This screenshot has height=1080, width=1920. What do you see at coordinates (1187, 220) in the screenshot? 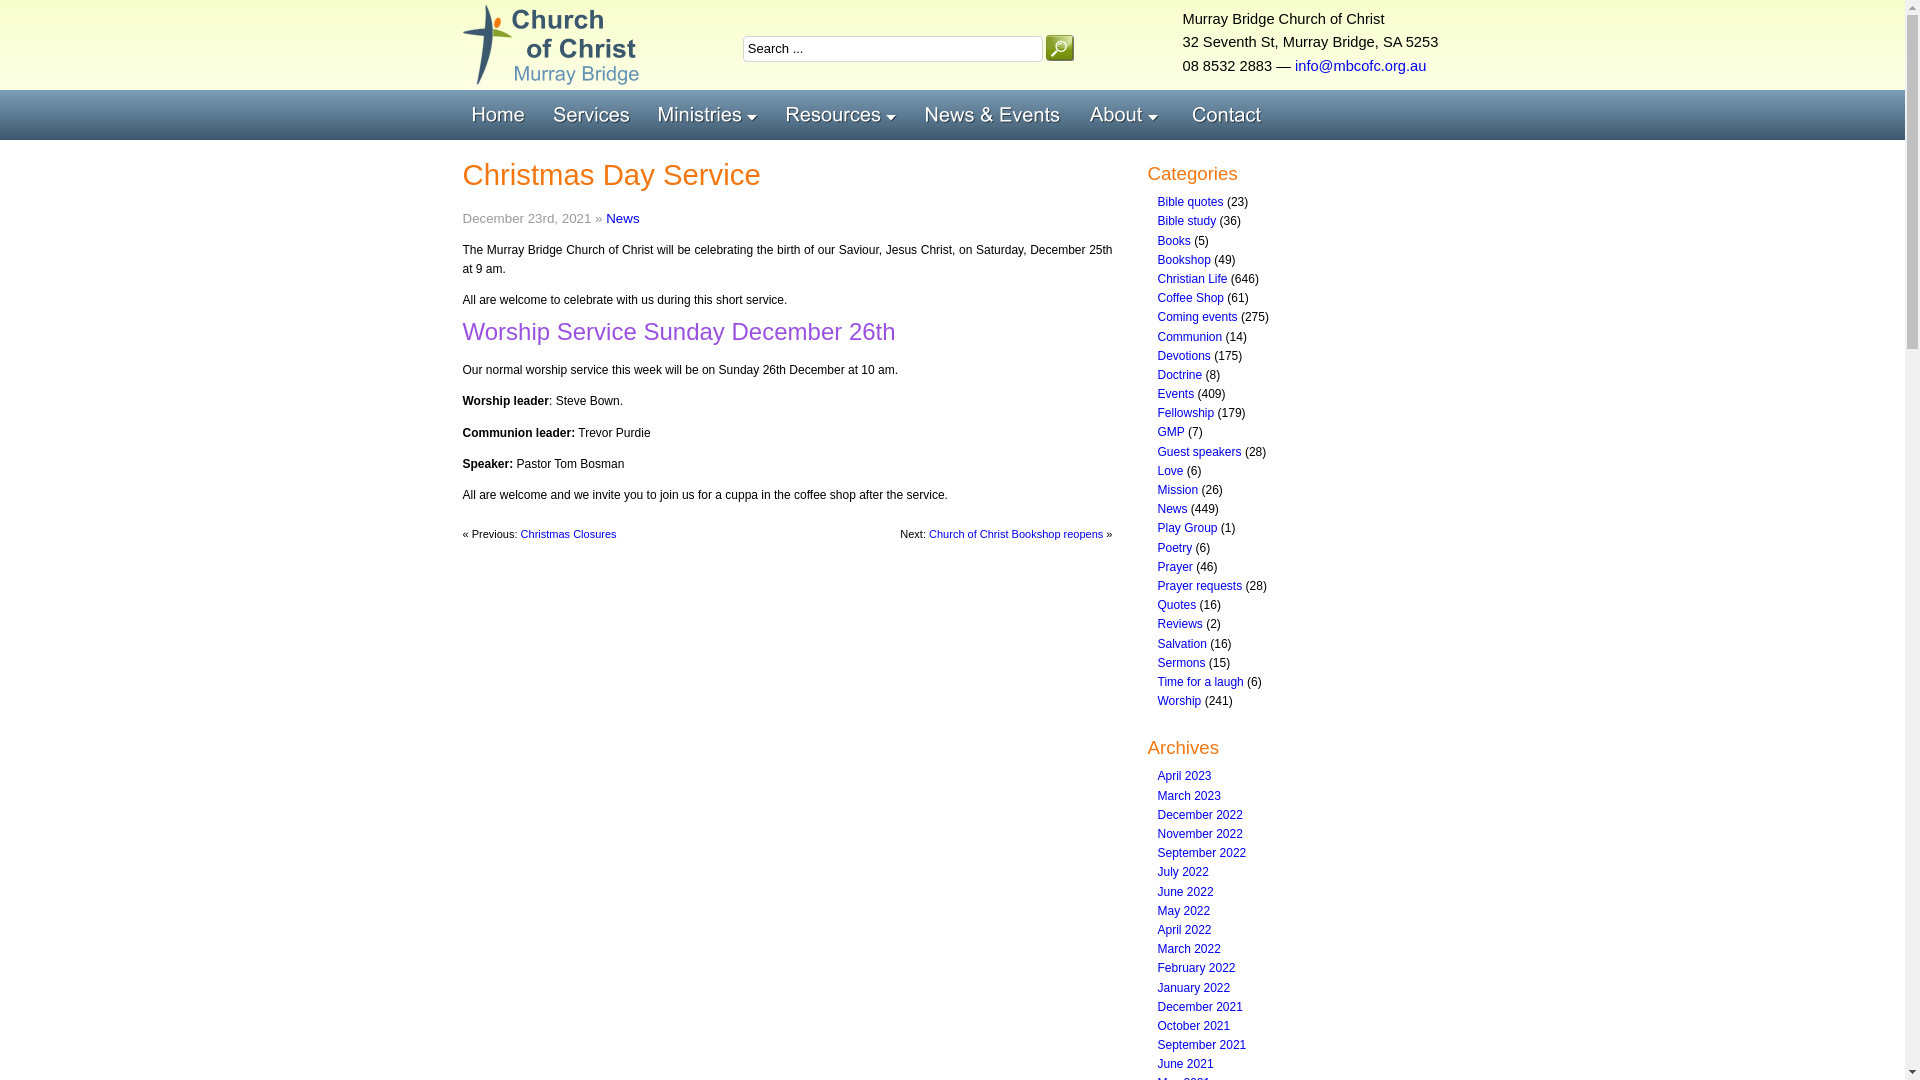
I see `'Bible study'` at bounding box center [1187, 220].